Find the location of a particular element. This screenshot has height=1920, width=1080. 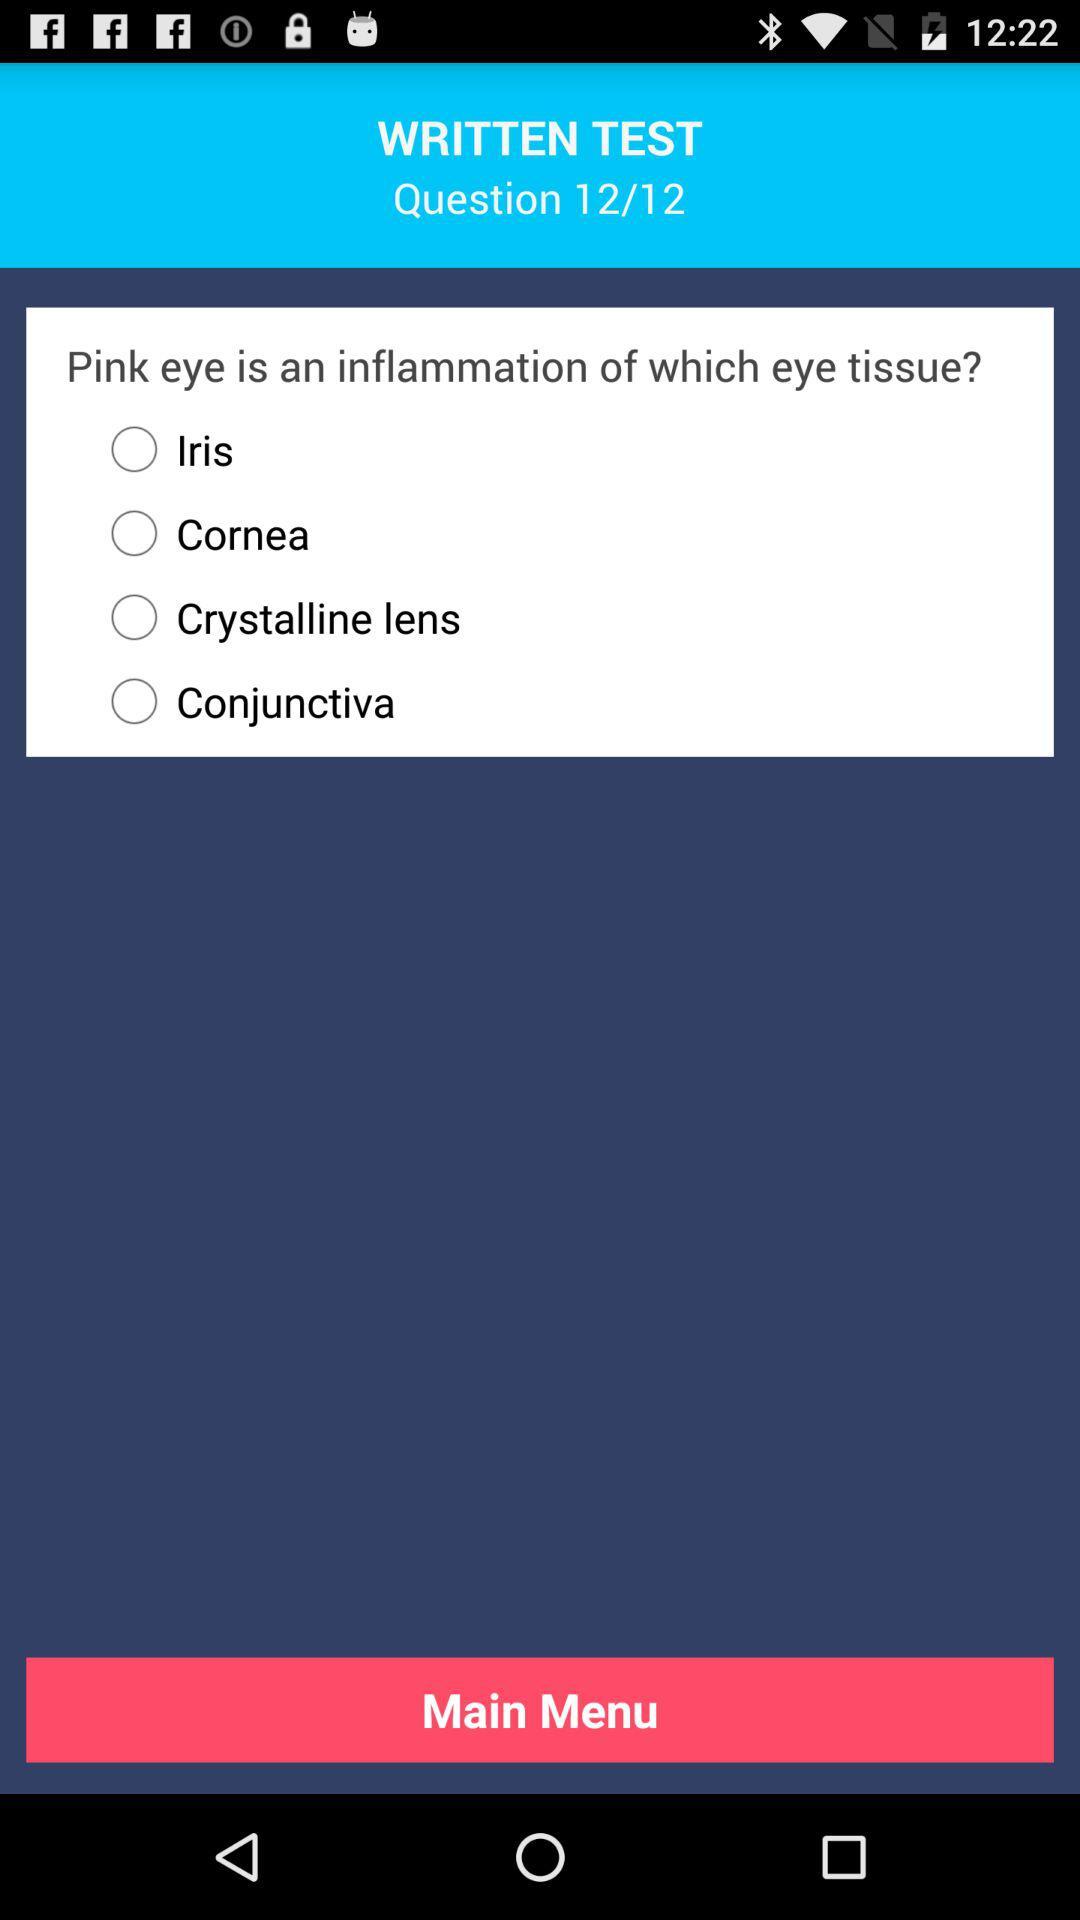

the conjunctiva icon is located at coordinates (553, 701).